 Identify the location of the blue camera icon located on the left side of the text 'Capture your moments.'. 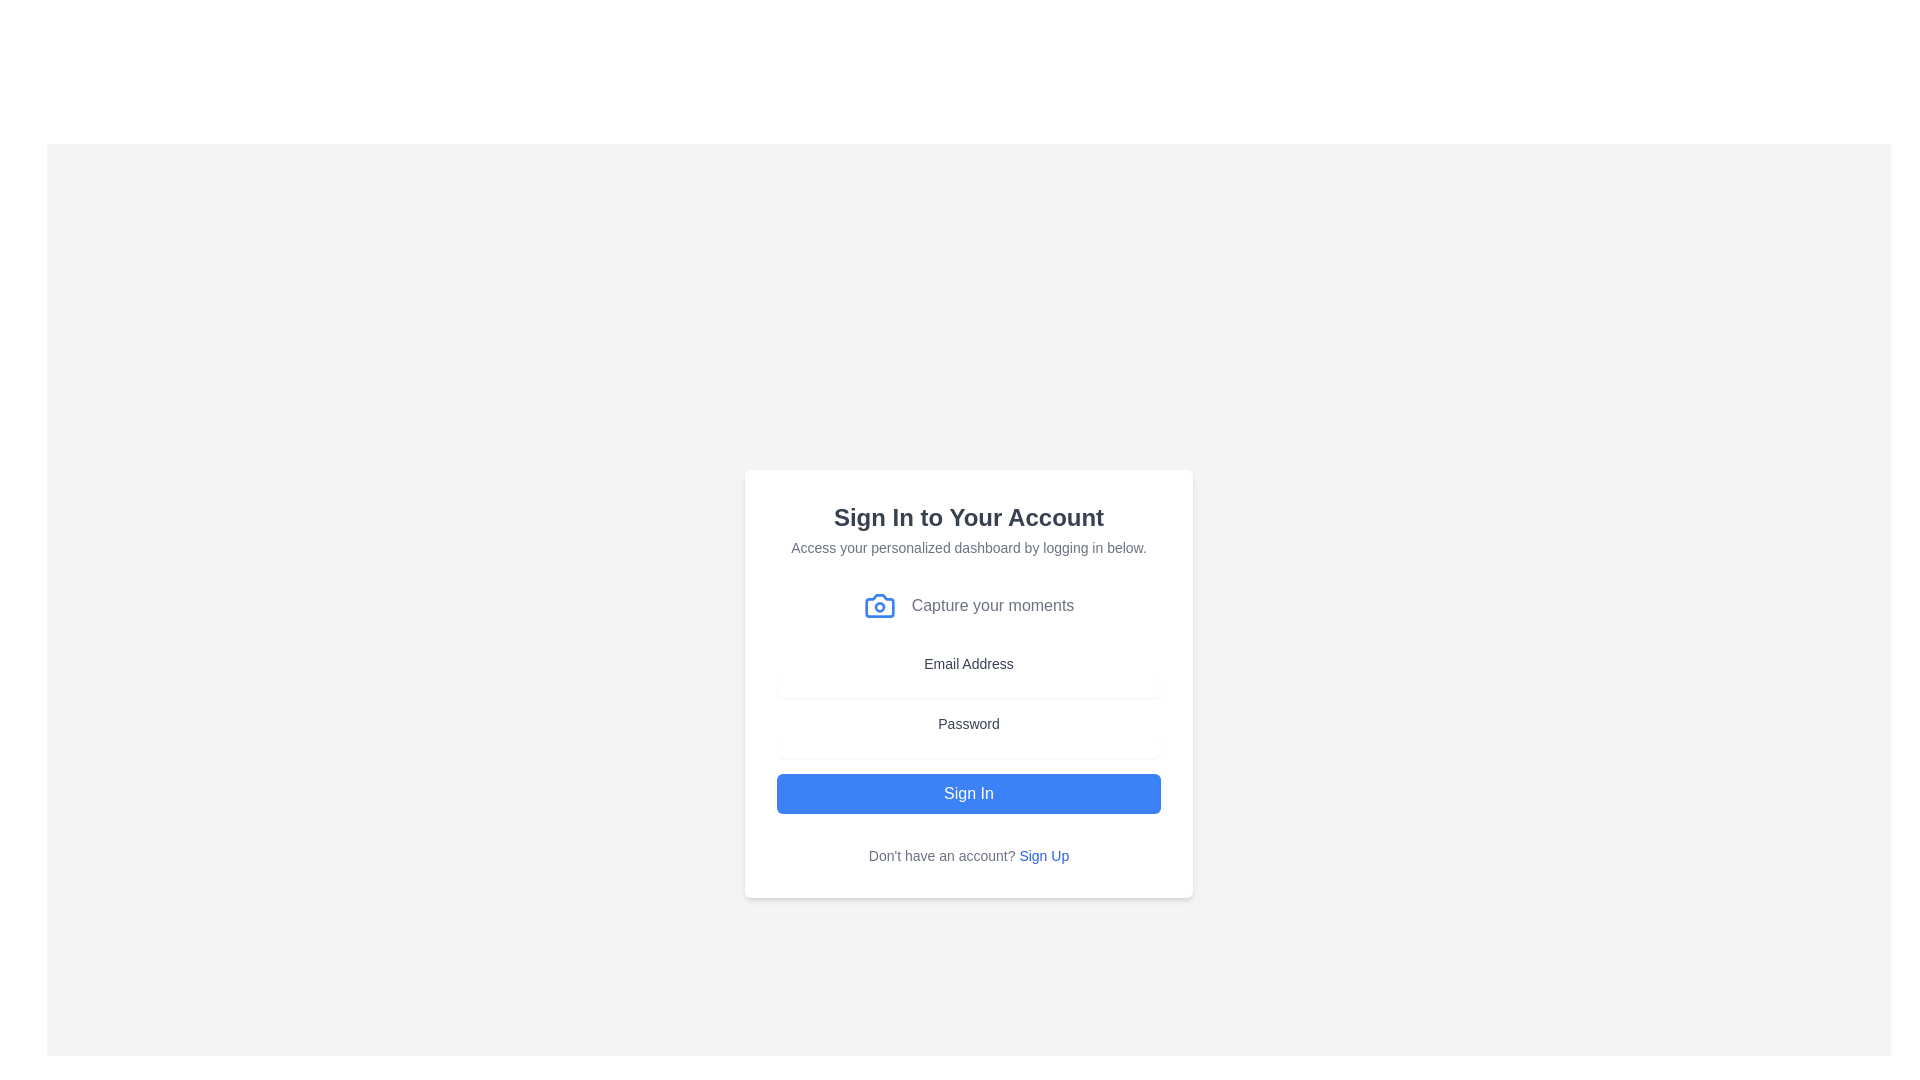
(879, 604).